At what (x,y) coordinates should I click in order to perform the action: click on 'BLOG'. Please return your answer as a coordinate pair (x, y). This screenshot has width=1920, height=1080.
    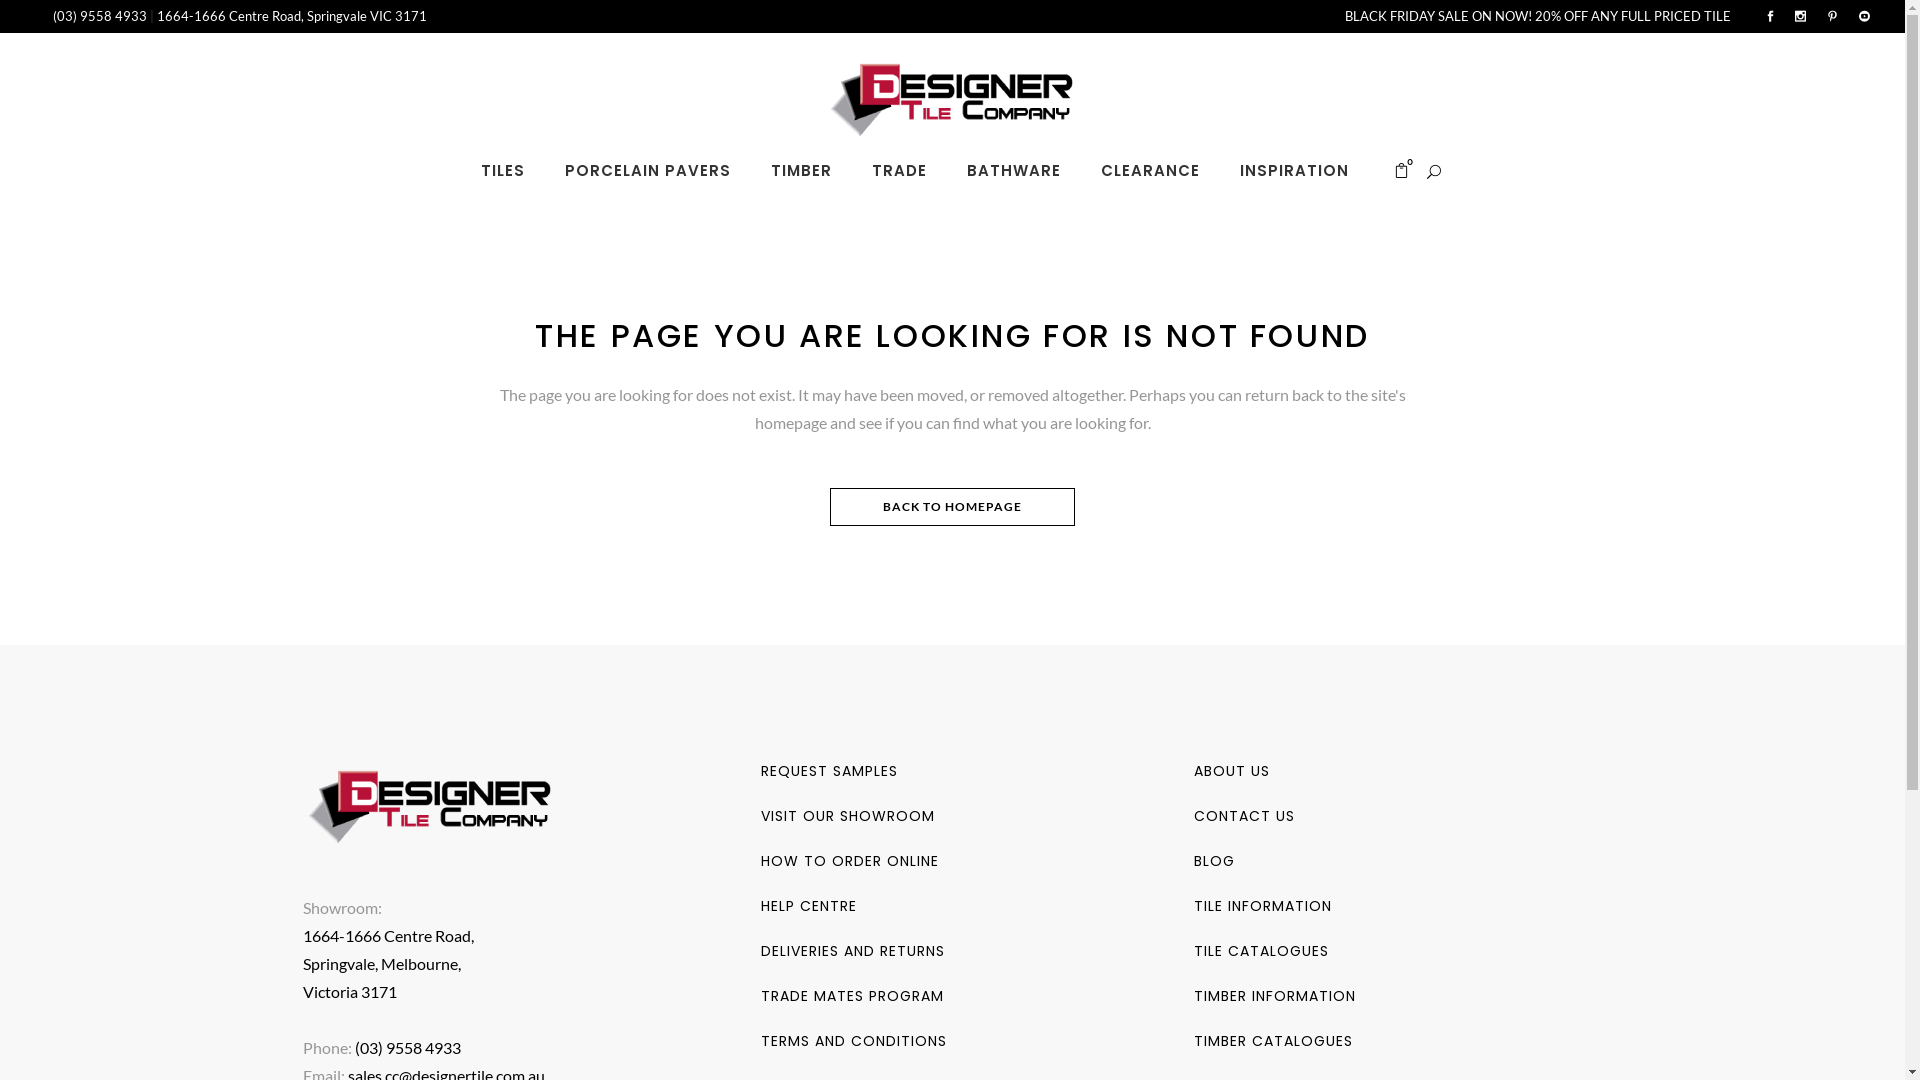
    Looking at the image, I should click on (1213, 859).